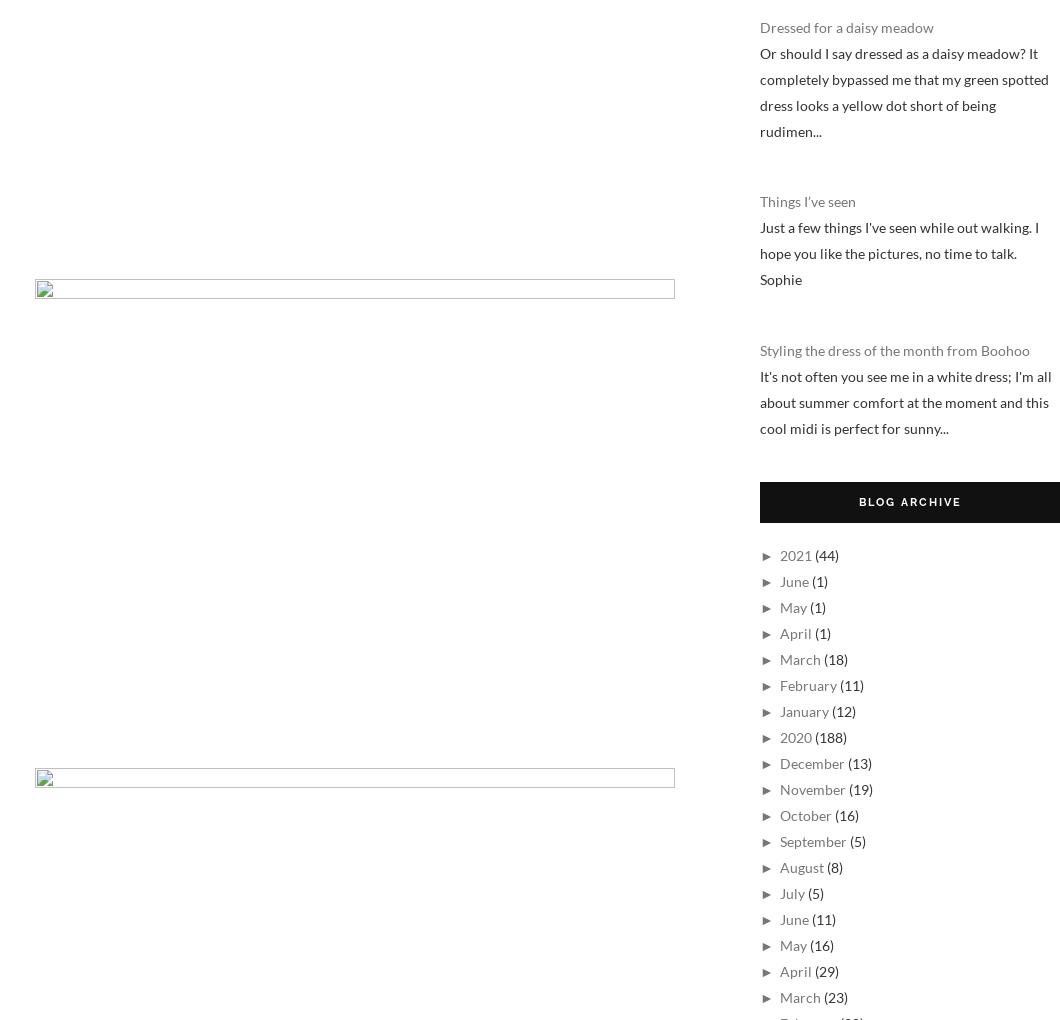 The image size is (1060, 1020). Describe the element at coordinates (807, 684) in the screenshot. I see `'February'` at that location.